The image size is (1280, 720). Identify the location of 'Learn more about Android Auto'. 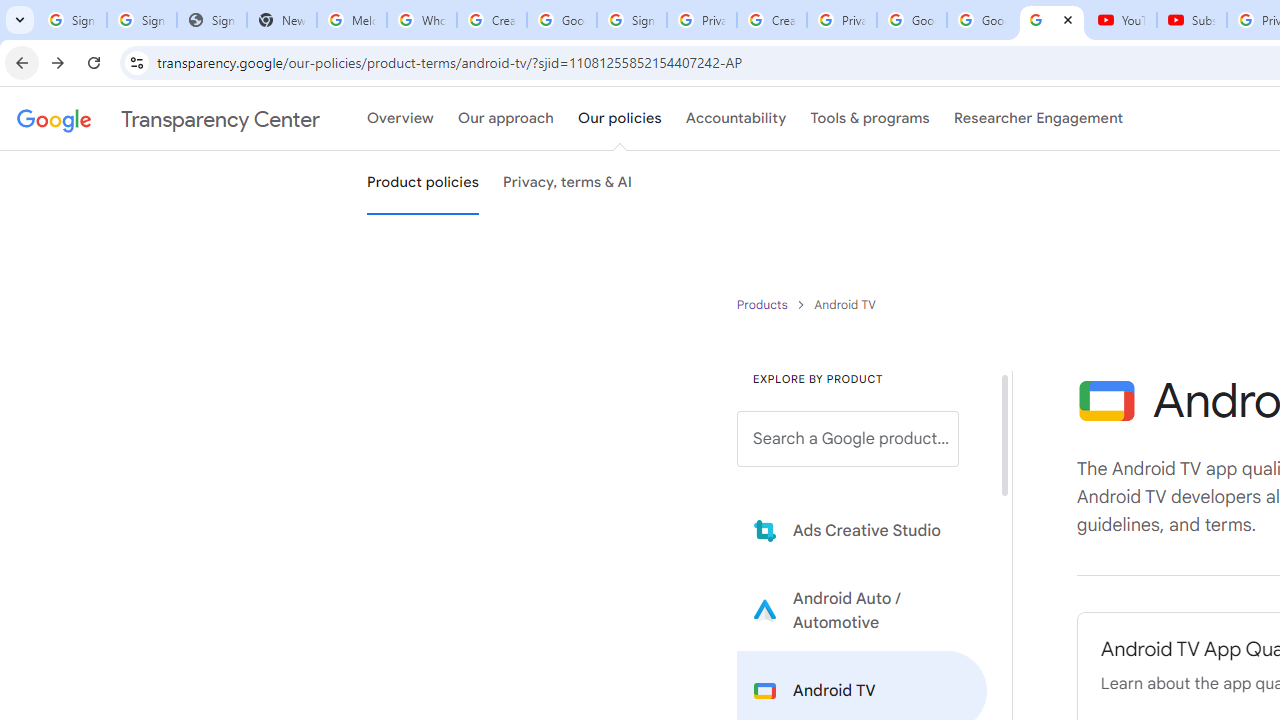
(862, 609).